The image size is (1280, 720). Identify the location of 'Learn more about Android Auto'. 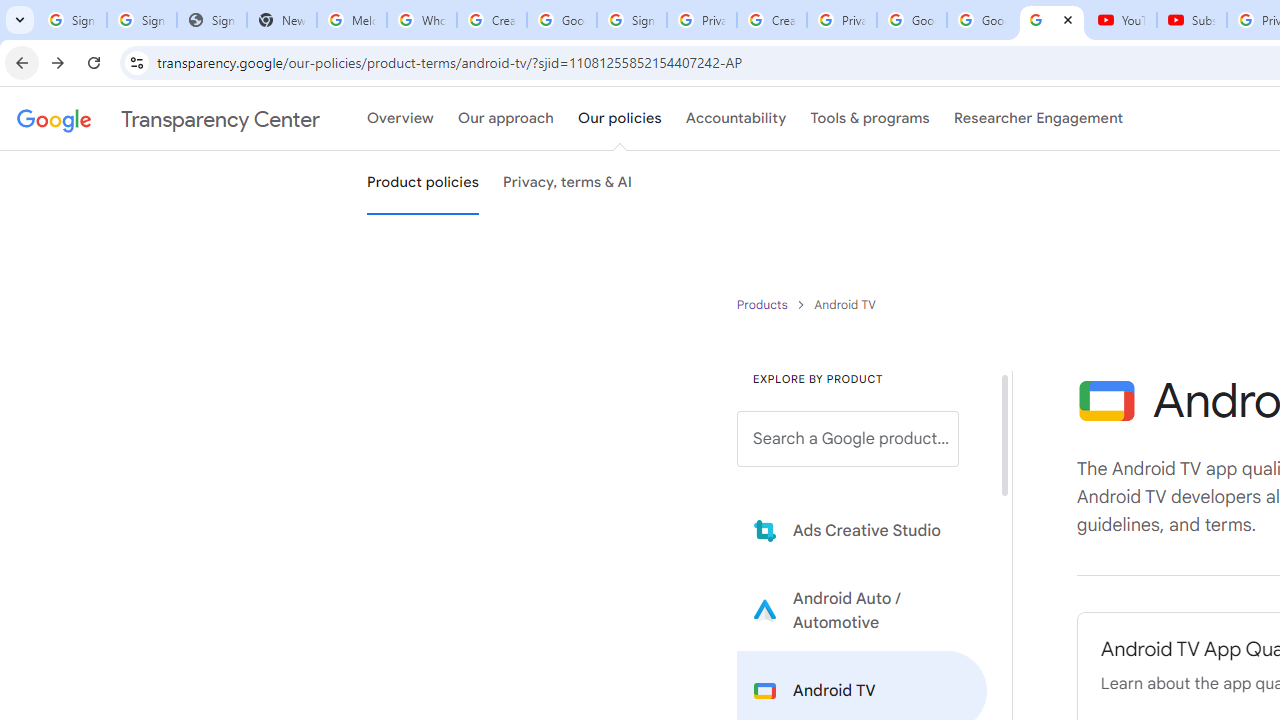
(862, 609).